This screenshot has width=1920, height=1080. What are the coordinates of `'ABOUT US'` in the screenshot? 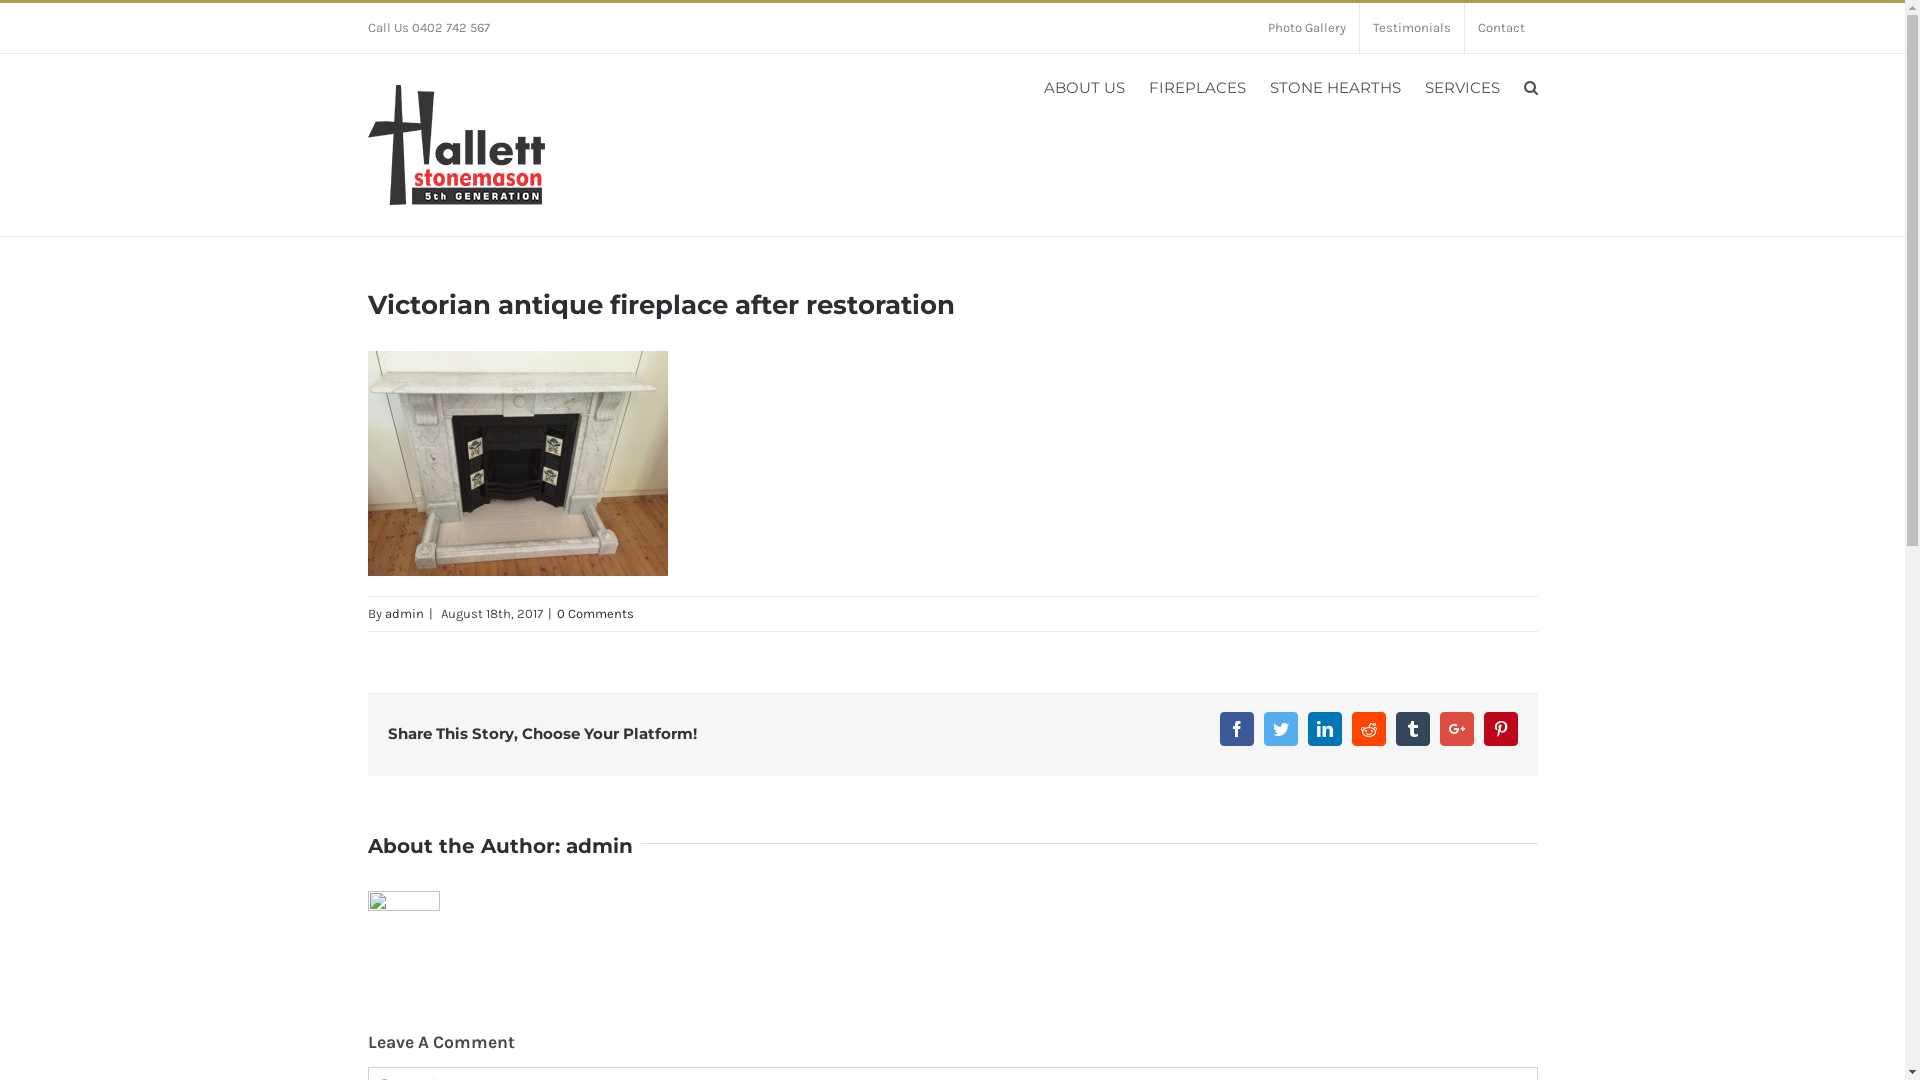 It's located at (1083, 86).